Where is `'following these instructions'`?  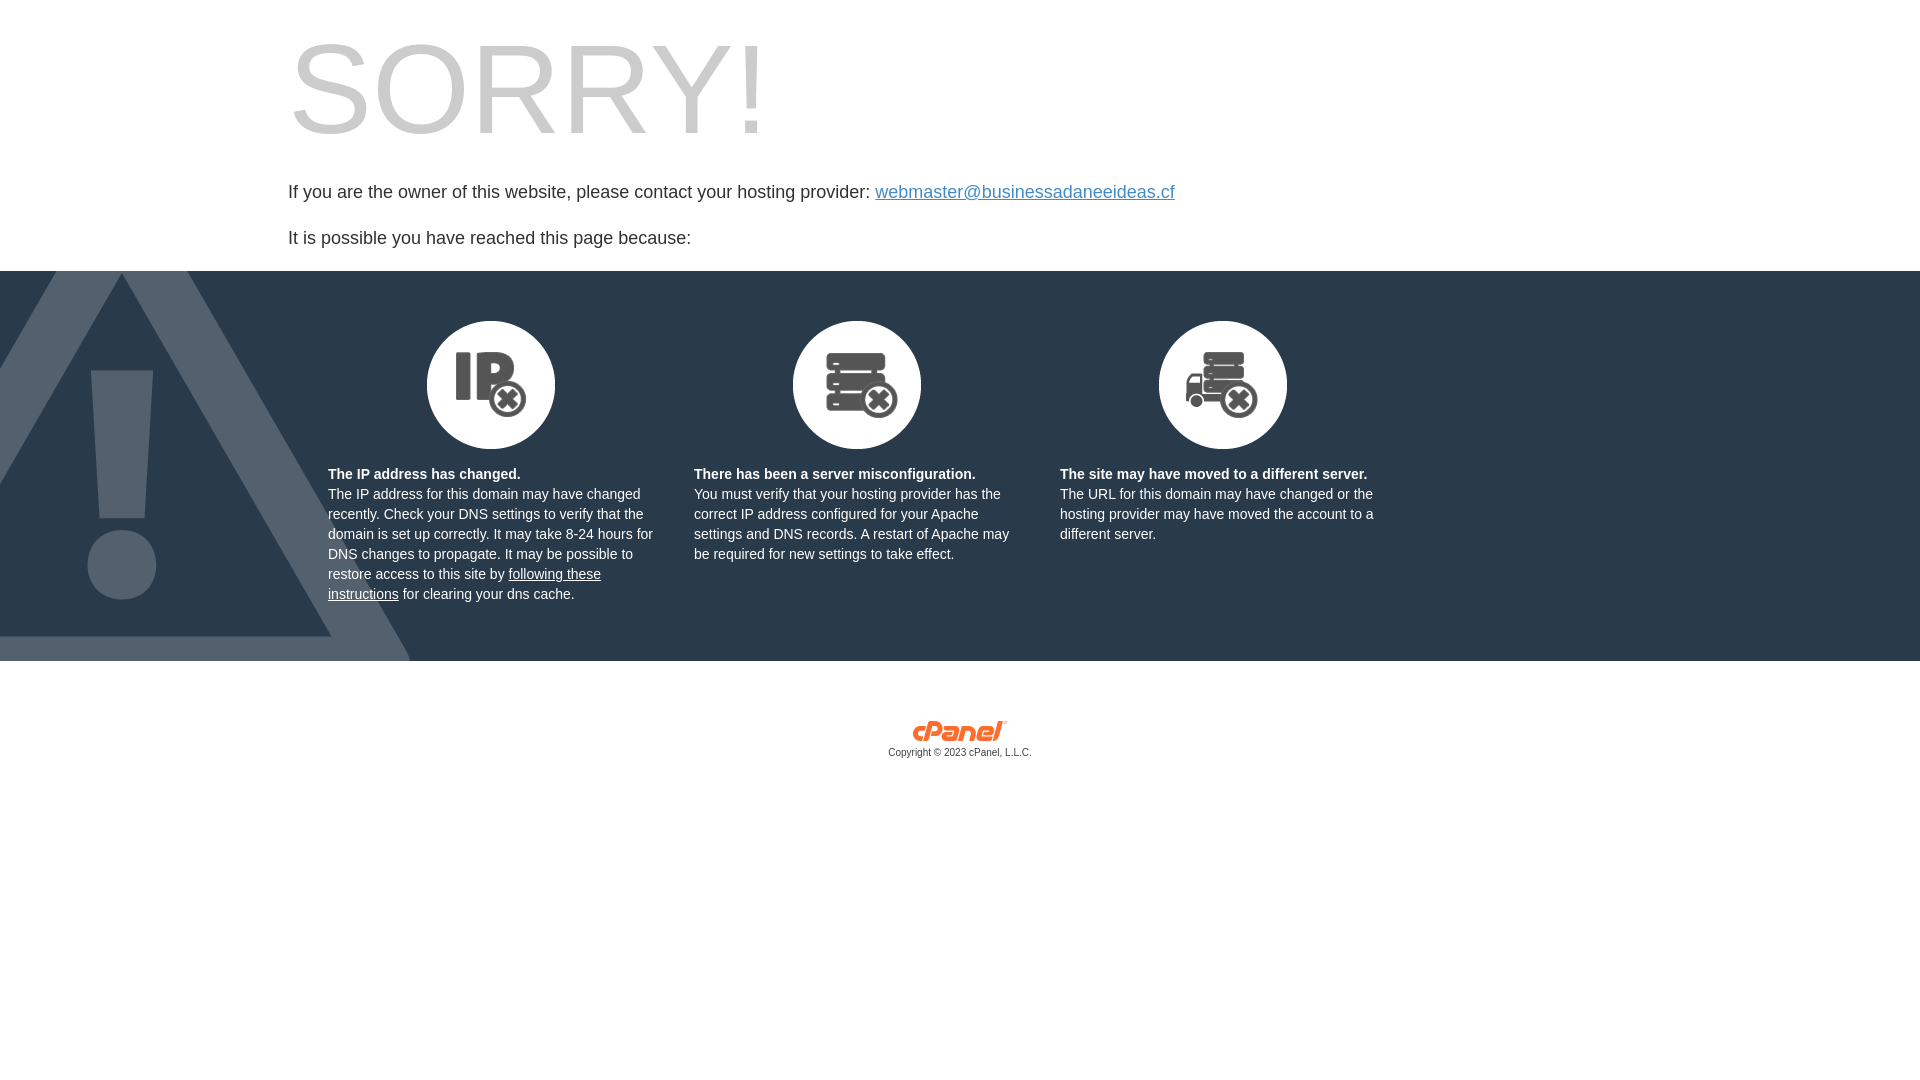 'following these instructions' is located at coordinates (463, 583).